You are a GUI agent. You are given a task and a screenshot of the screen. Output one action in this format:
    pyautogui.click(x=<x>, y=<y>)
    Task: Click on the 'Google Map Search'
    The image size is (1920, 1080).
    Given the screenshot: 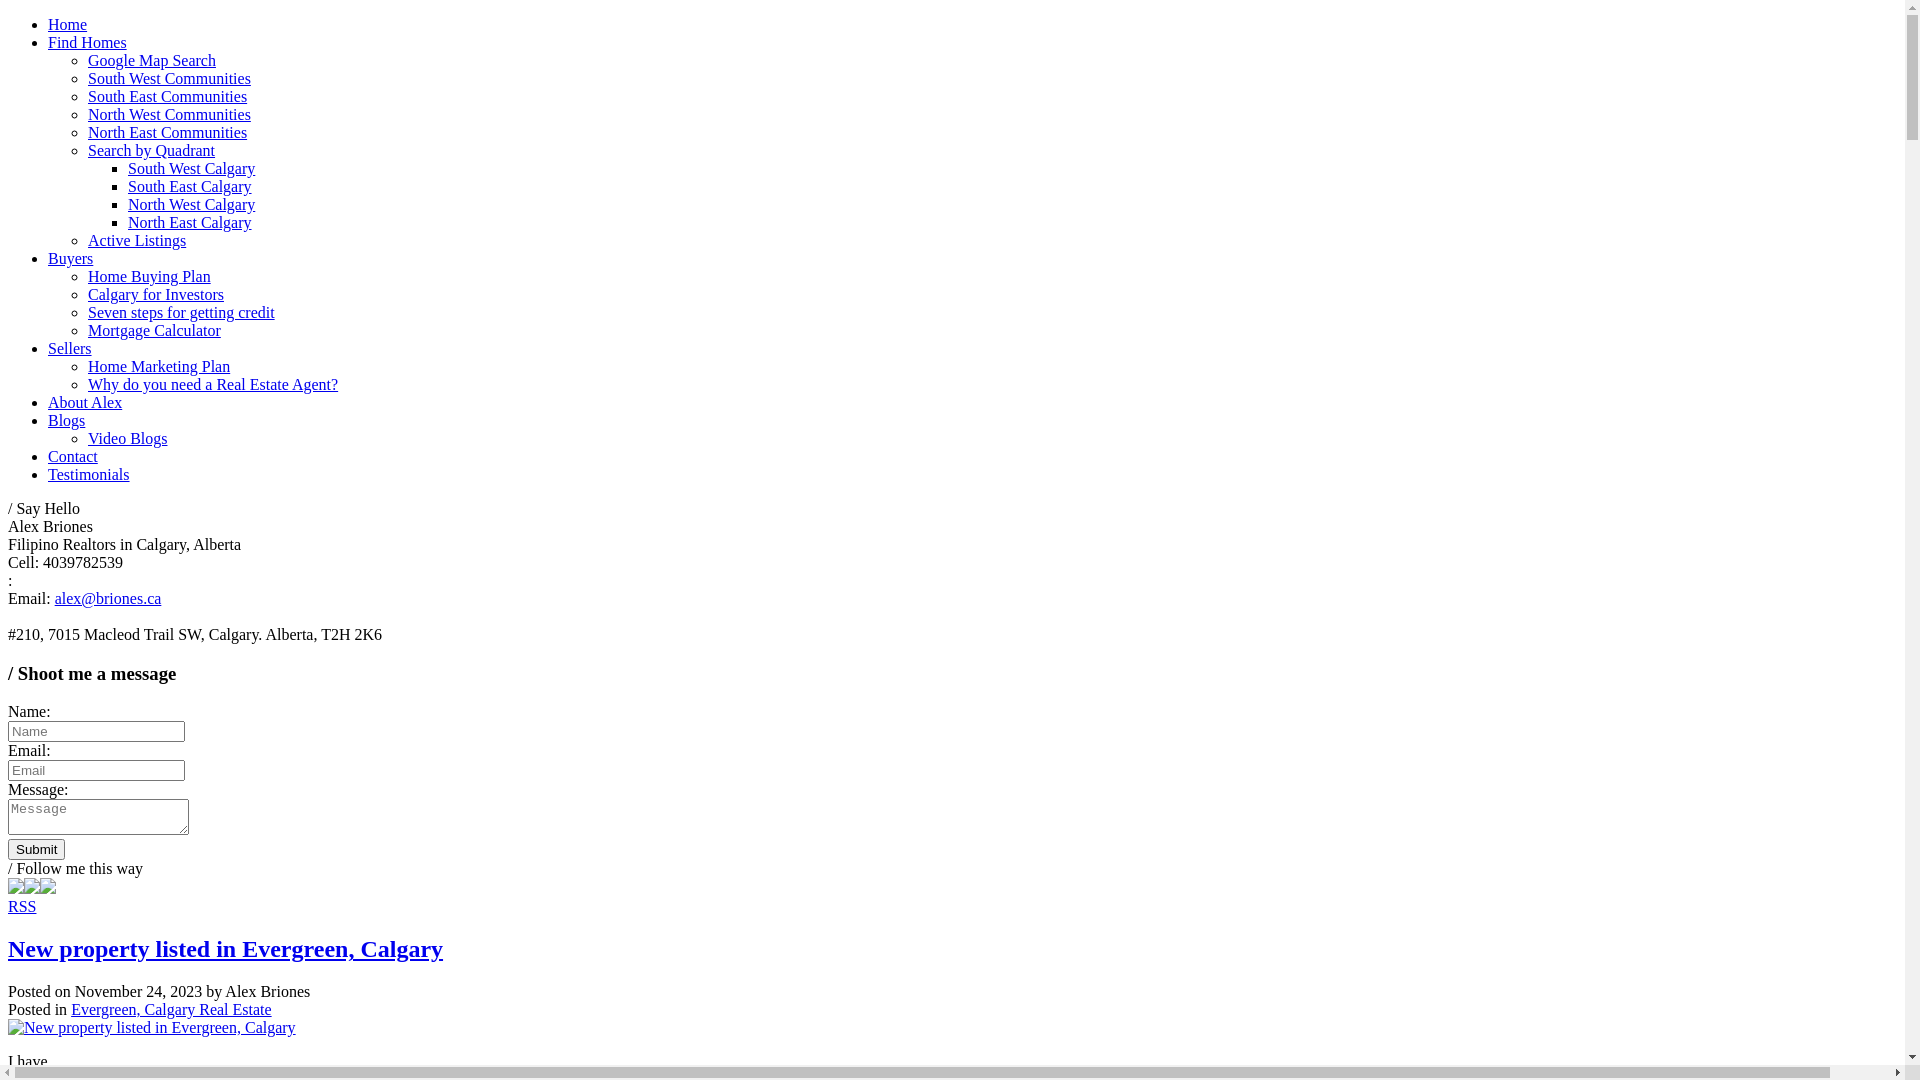 What is the action you would take?
    pyautogui.click(x=151, y=59)
    